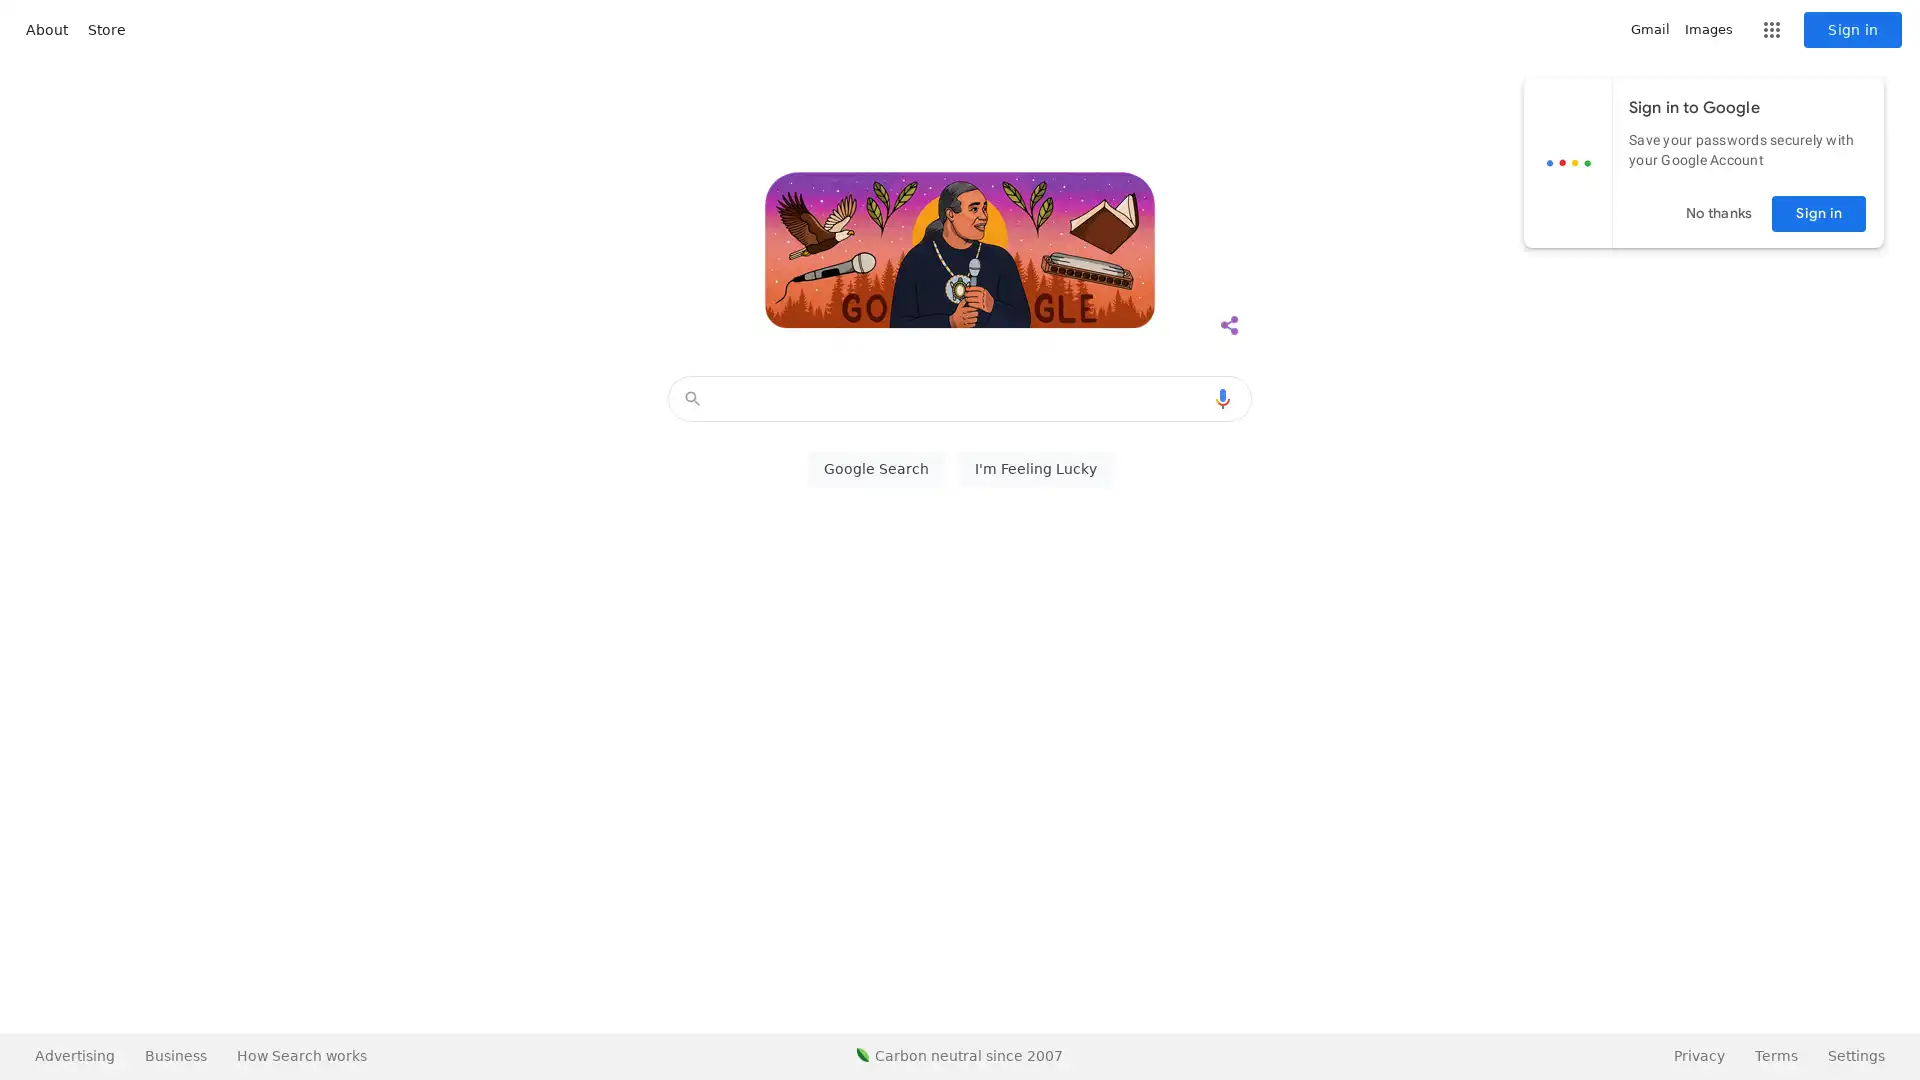 This screenshot has height=1080, width=1920. What do you see at coordinates (1222, 398) in the screenshot?
I see `Search by voice` at bounding box center [1222, 398].